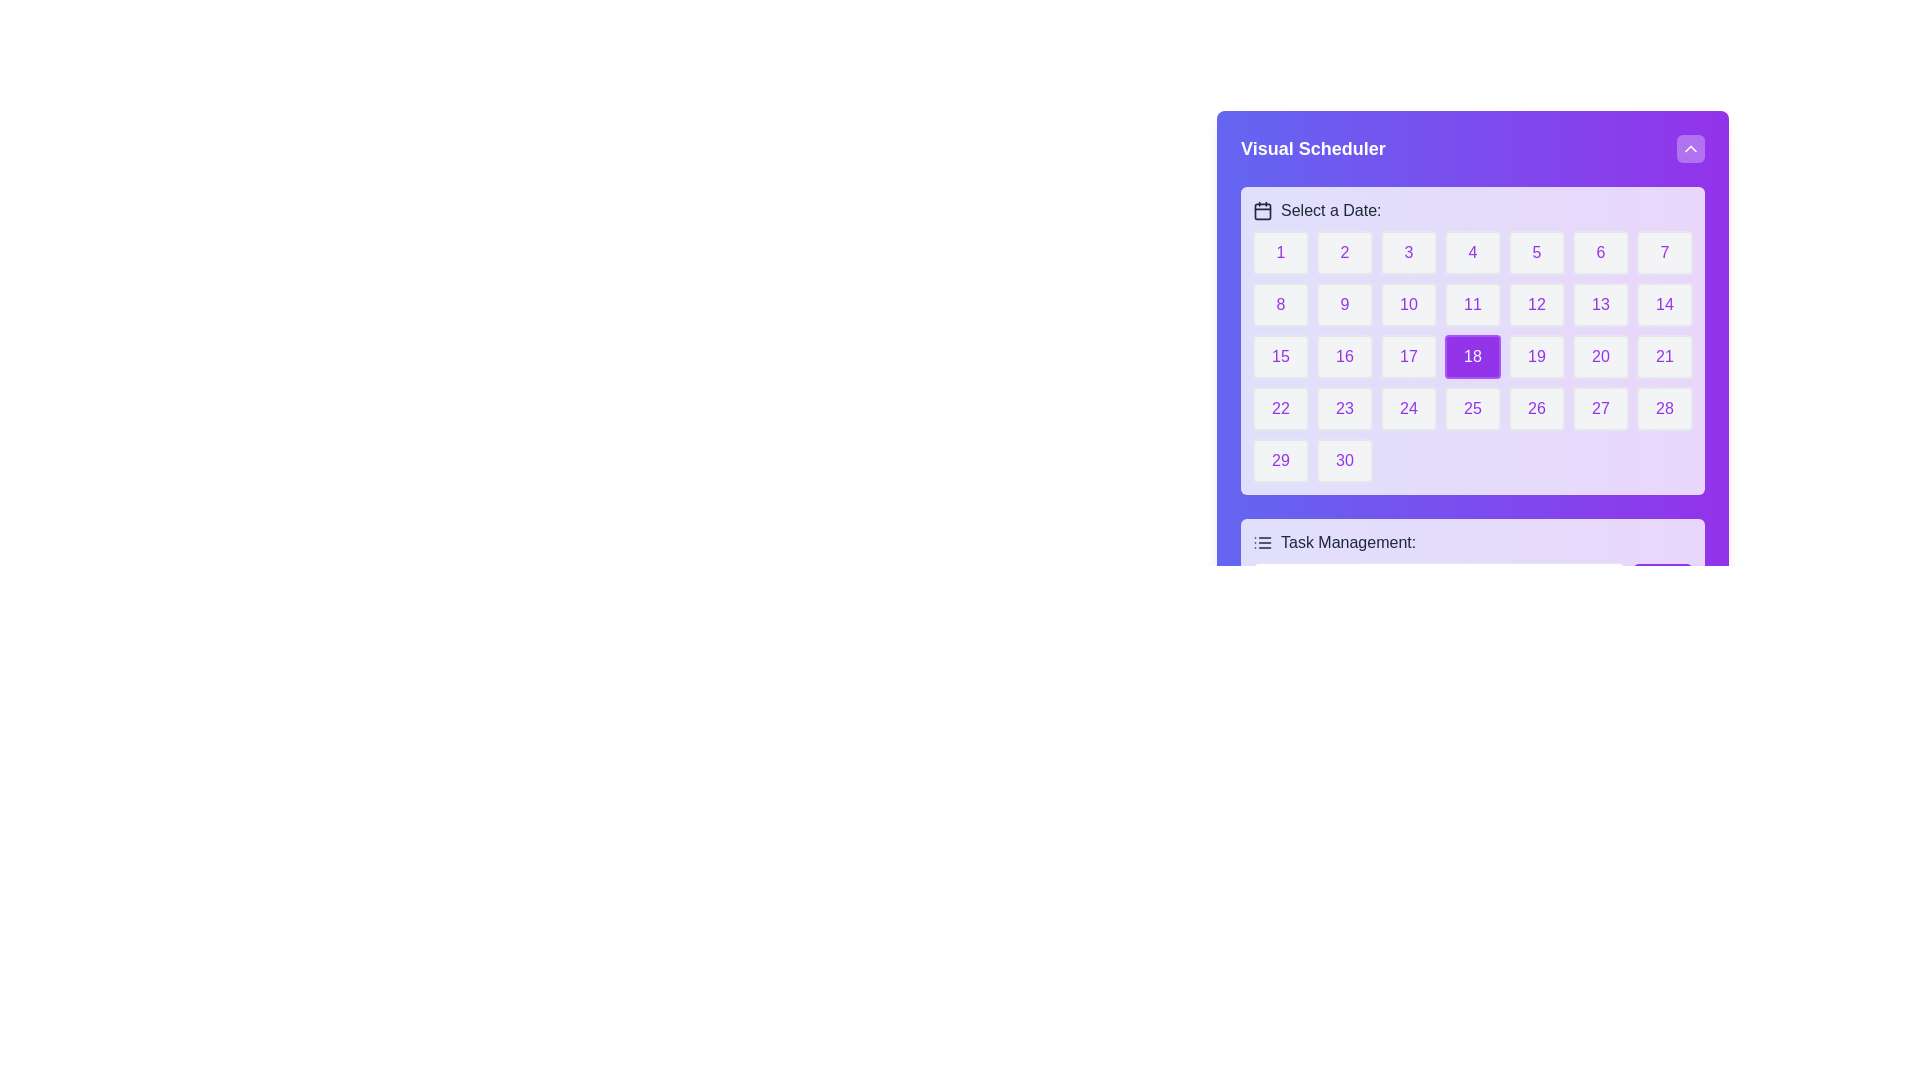 The height and width of the screenshot is (1080, 1920). What do you see at coordinates (1261, 543) in the screenshot?
I see `the small icon resembling a bulleted list, which consists of three horizontal lines and is positioned to the left of the text 'Task Management:' within a purple interface` at bounding box center [1261, 543].